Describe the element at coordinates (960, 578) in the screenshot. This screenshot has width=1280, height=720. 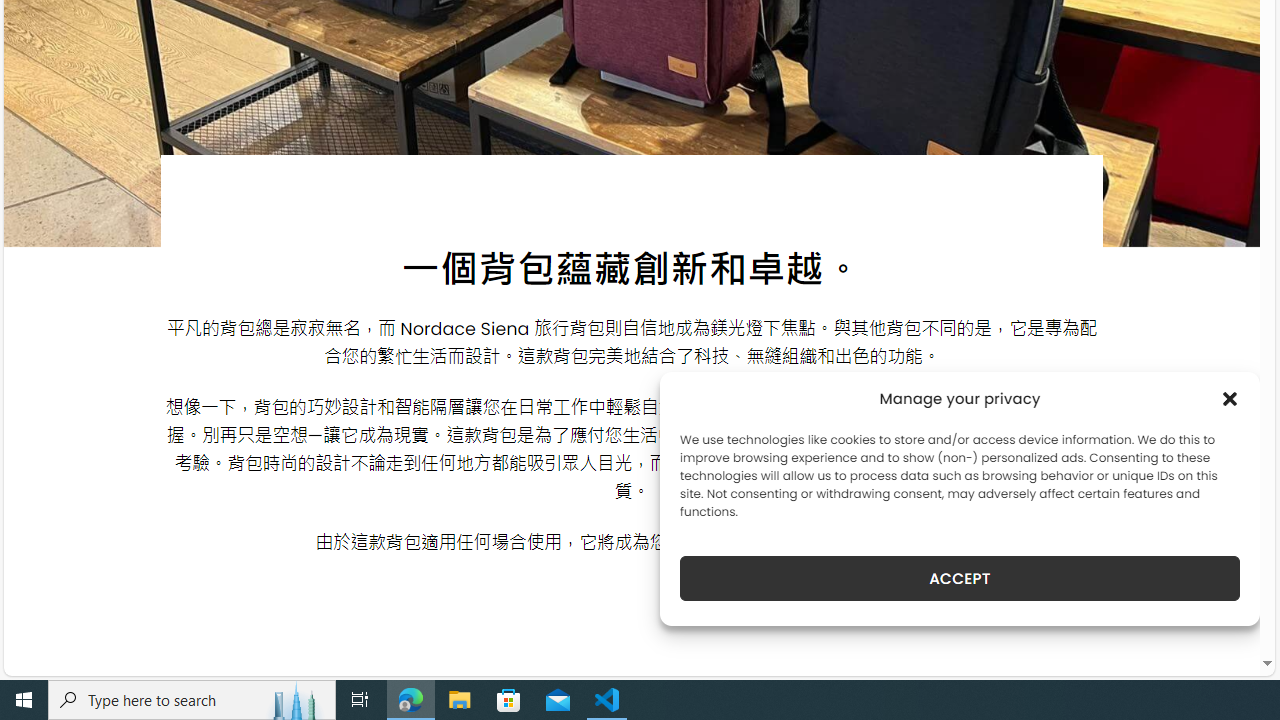
I see `'ACCEPT'` at that location.